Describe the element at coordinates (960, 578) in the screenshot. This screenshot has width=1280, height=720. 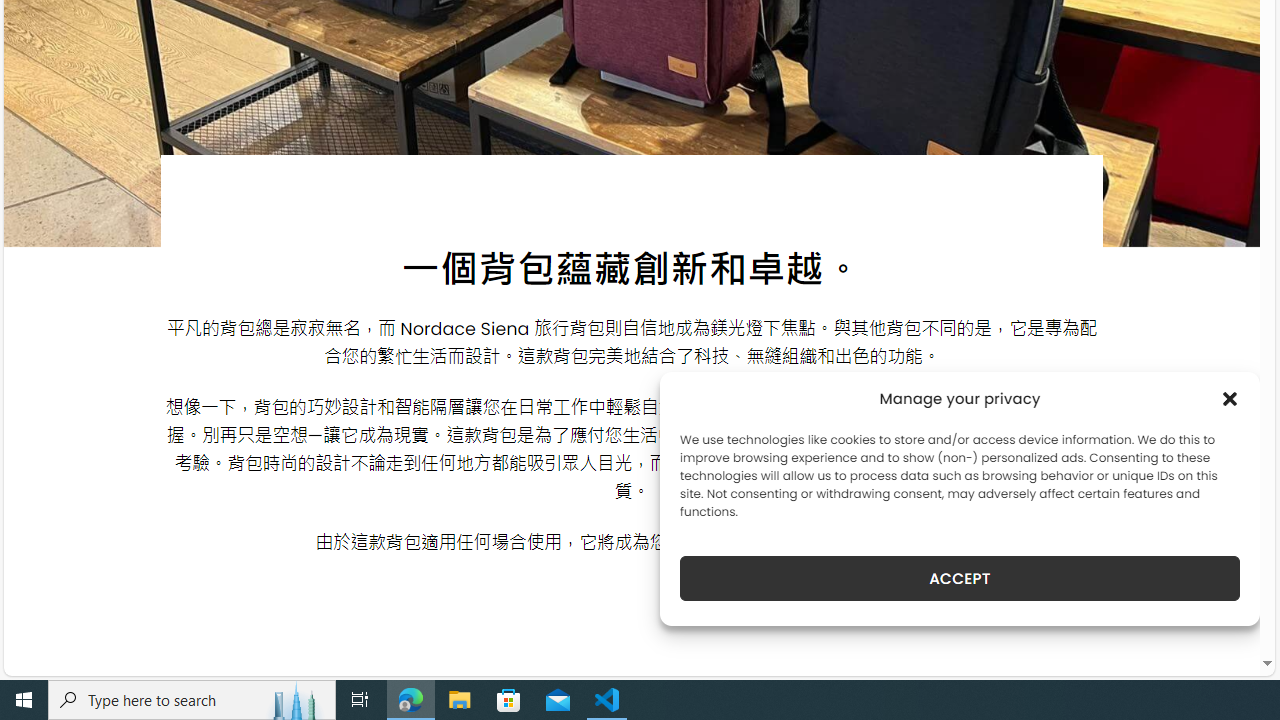
I see `'ACCEPT'` at that location.